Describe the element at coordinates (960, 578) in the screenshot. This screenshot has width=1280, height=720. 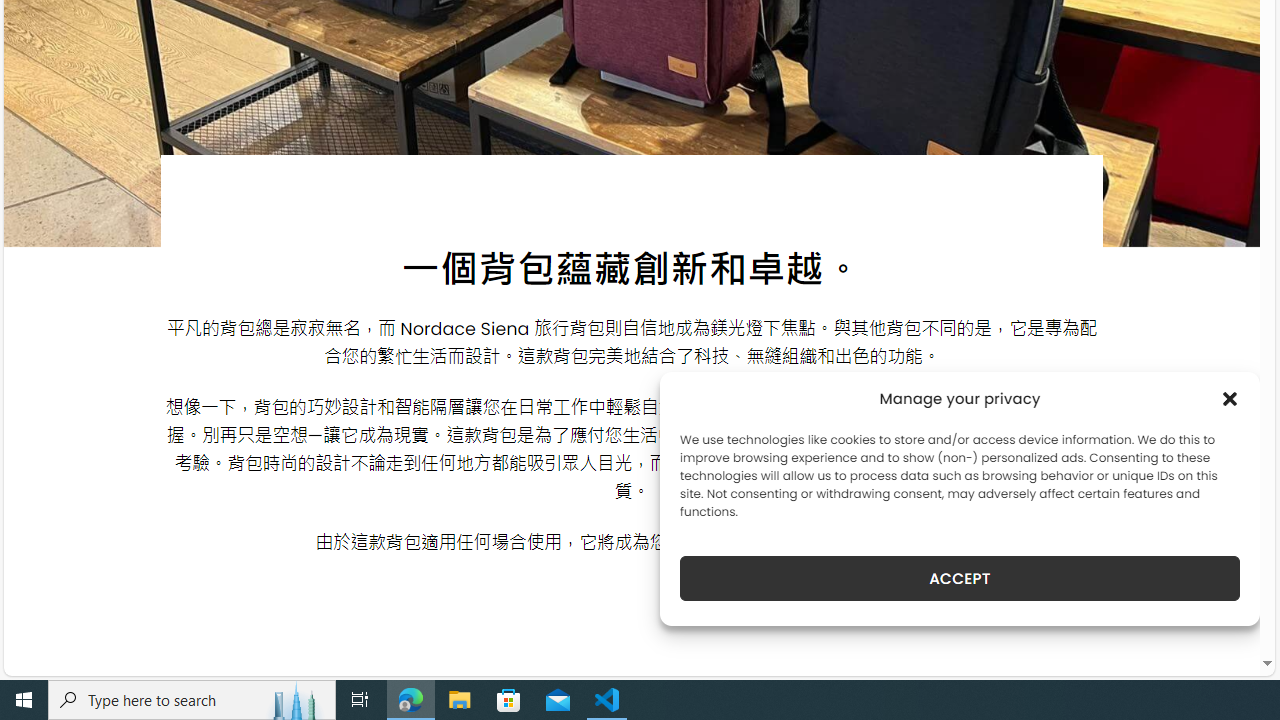
I see `'ACCEPT'` at that location.